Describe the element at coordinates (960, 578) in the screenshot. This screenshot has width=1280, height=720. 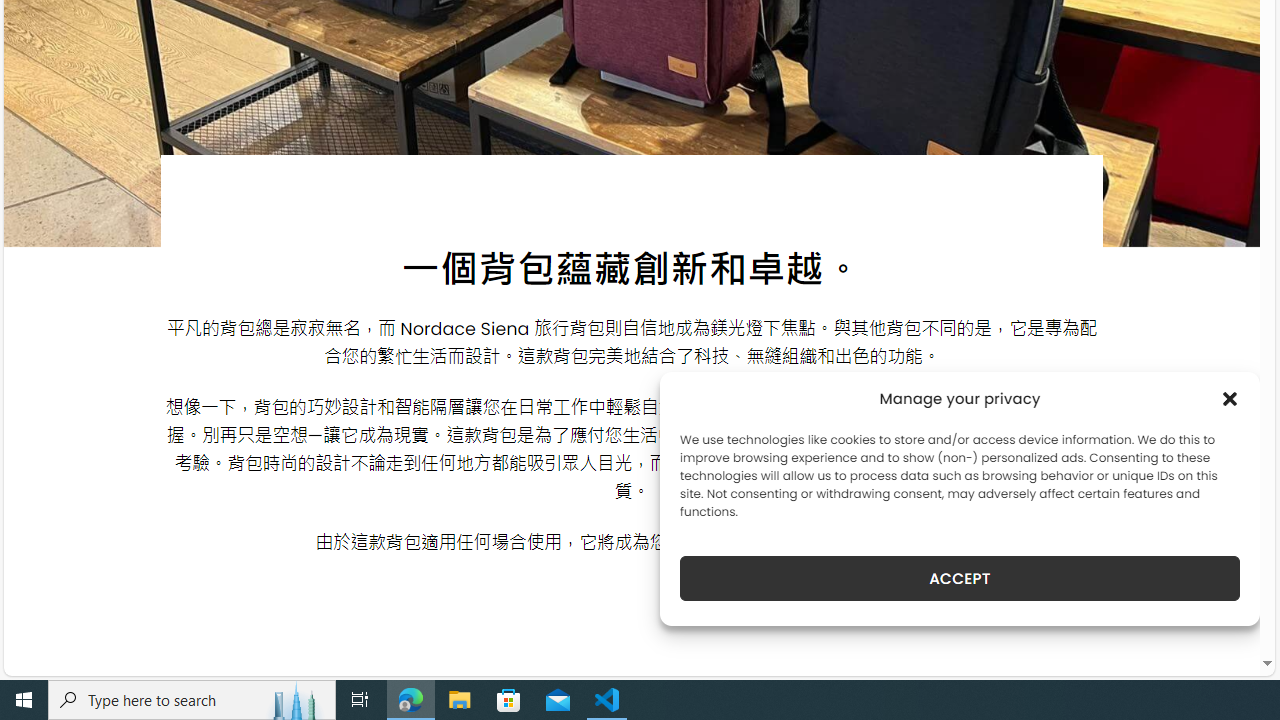
I see `'ACCEPT'` at that location.